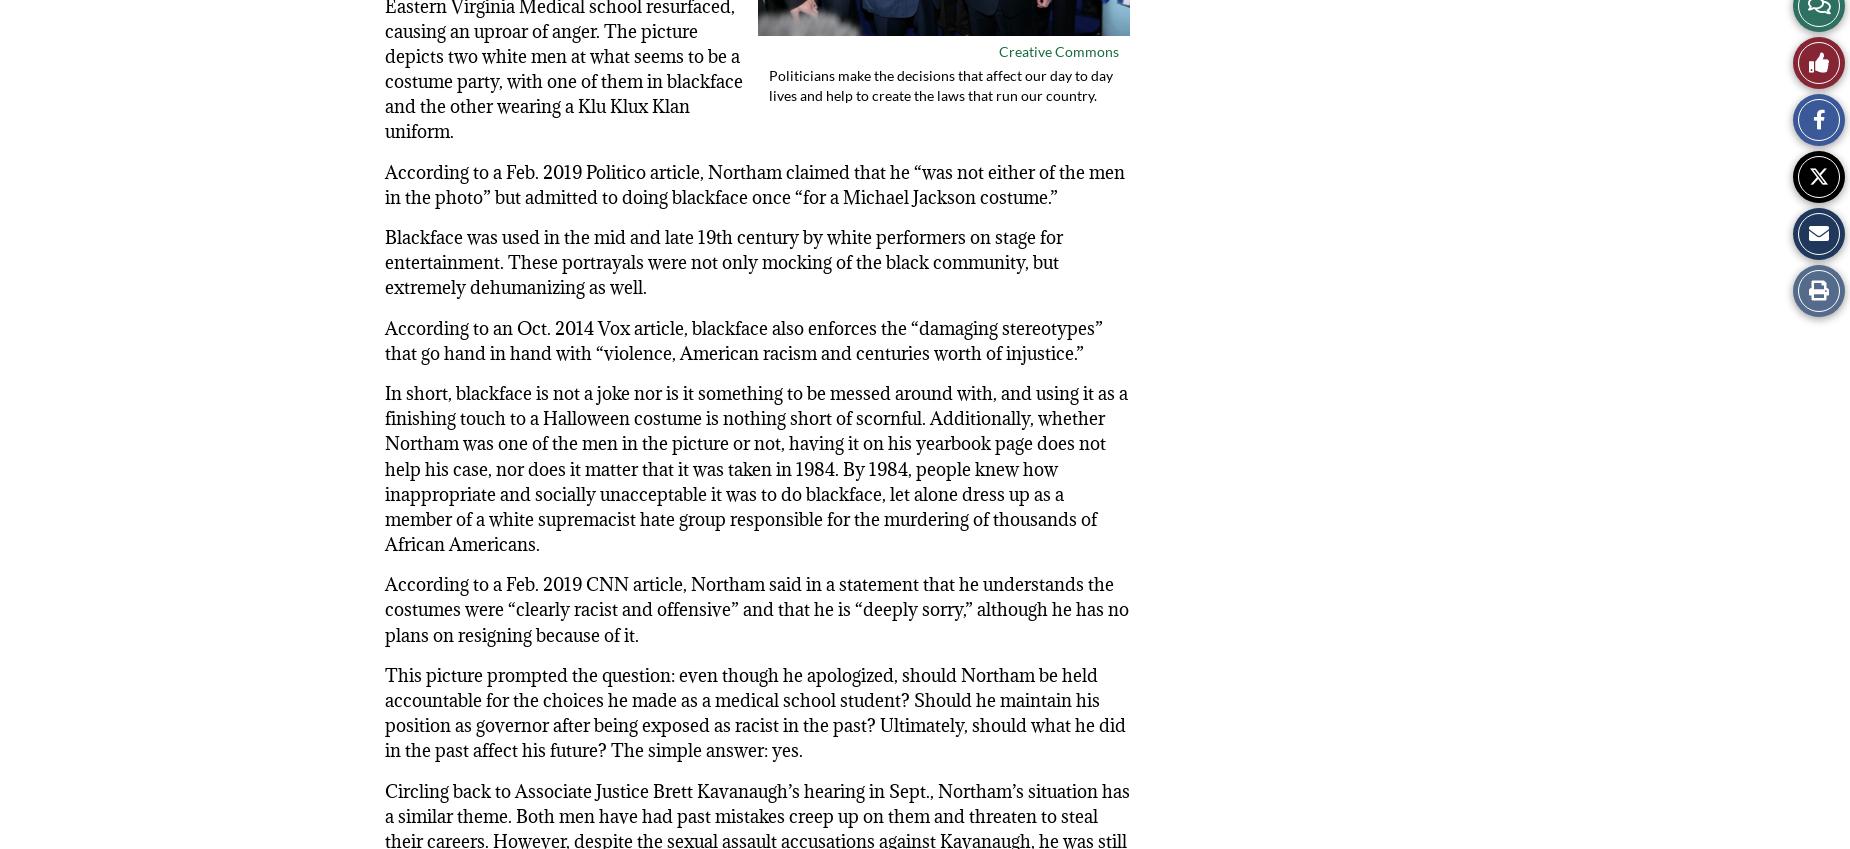 Image resolution: width=1850 pixels, height=849 pixels. What do you see at coordinates (724, 262) in the screenshot?
I see `'Blackface was used in the mid and late 19th century by white performers on stage for entertainment. These portrayals were not only mocking of the black community, but extremely dehumanizing as well.'` at bounding box center [724, 262].